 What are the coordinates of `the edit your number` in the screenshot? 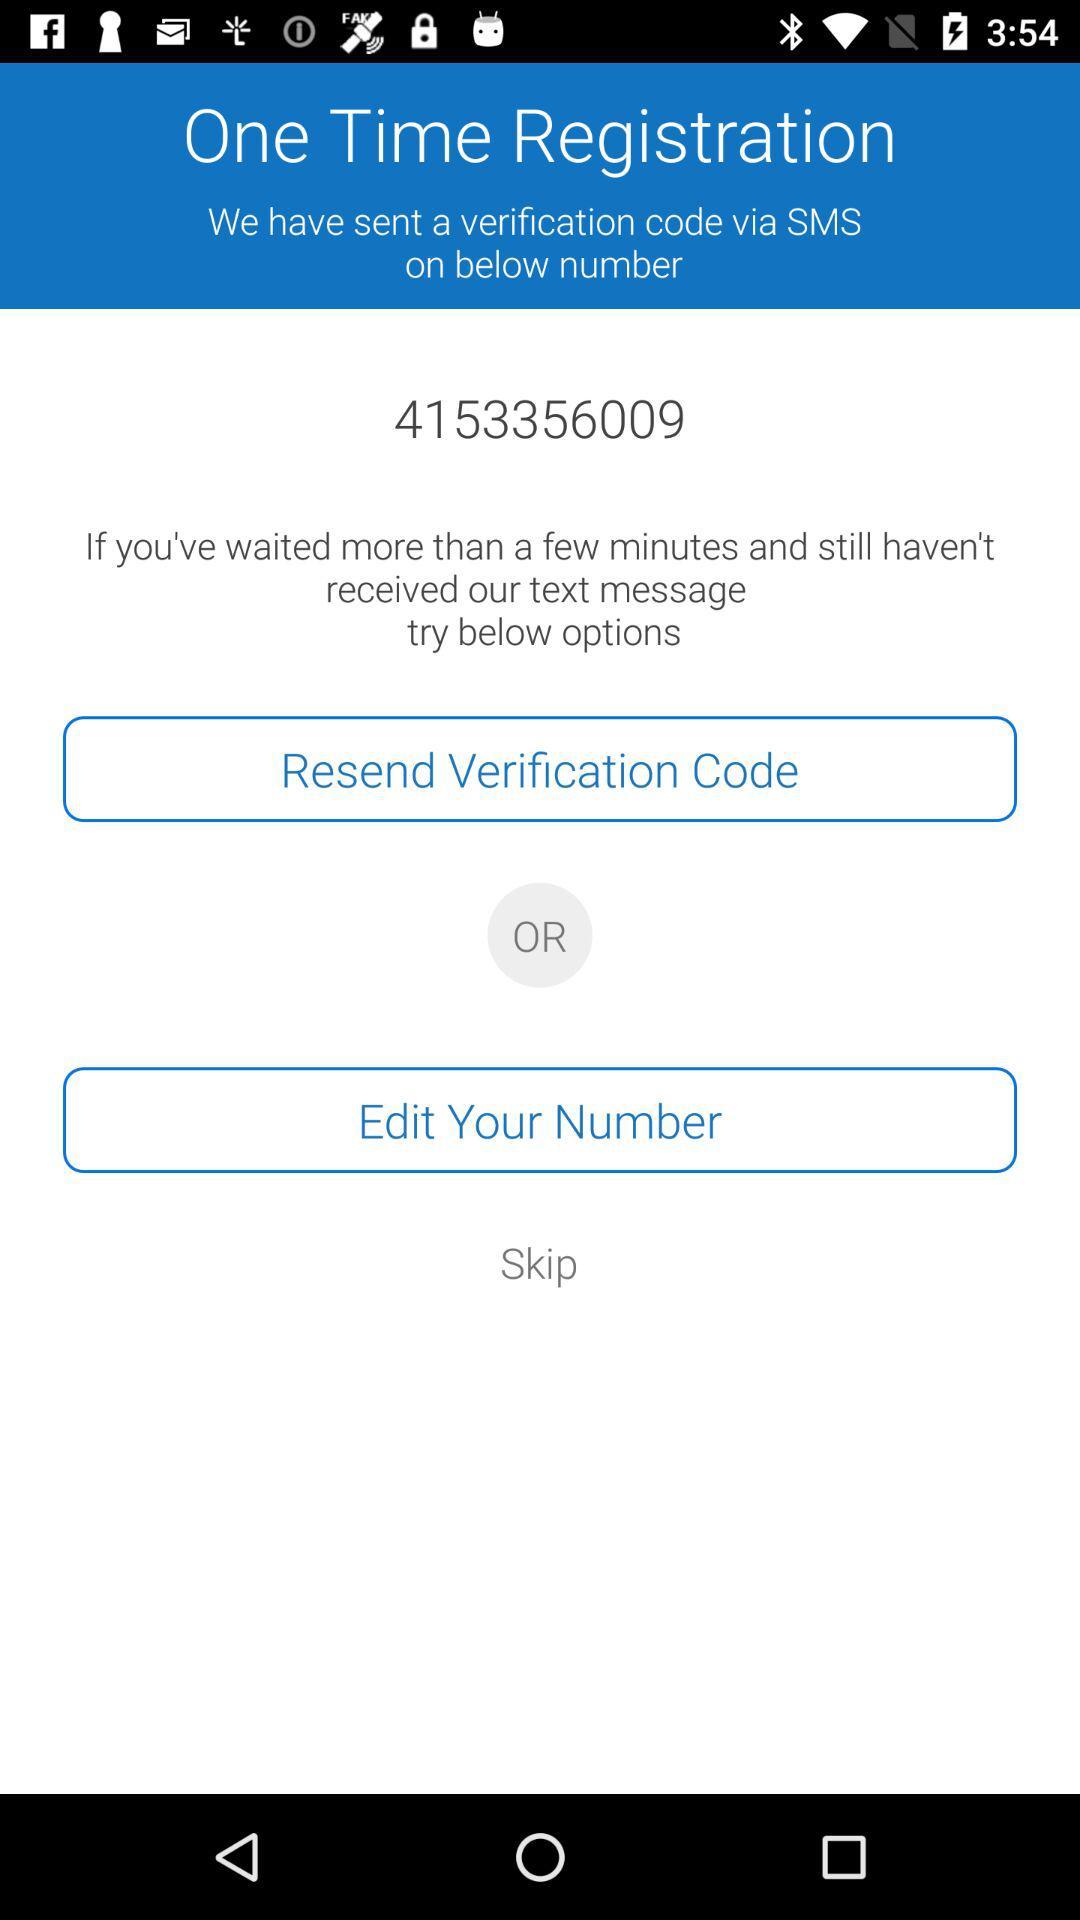 It's located at (540, 1120).